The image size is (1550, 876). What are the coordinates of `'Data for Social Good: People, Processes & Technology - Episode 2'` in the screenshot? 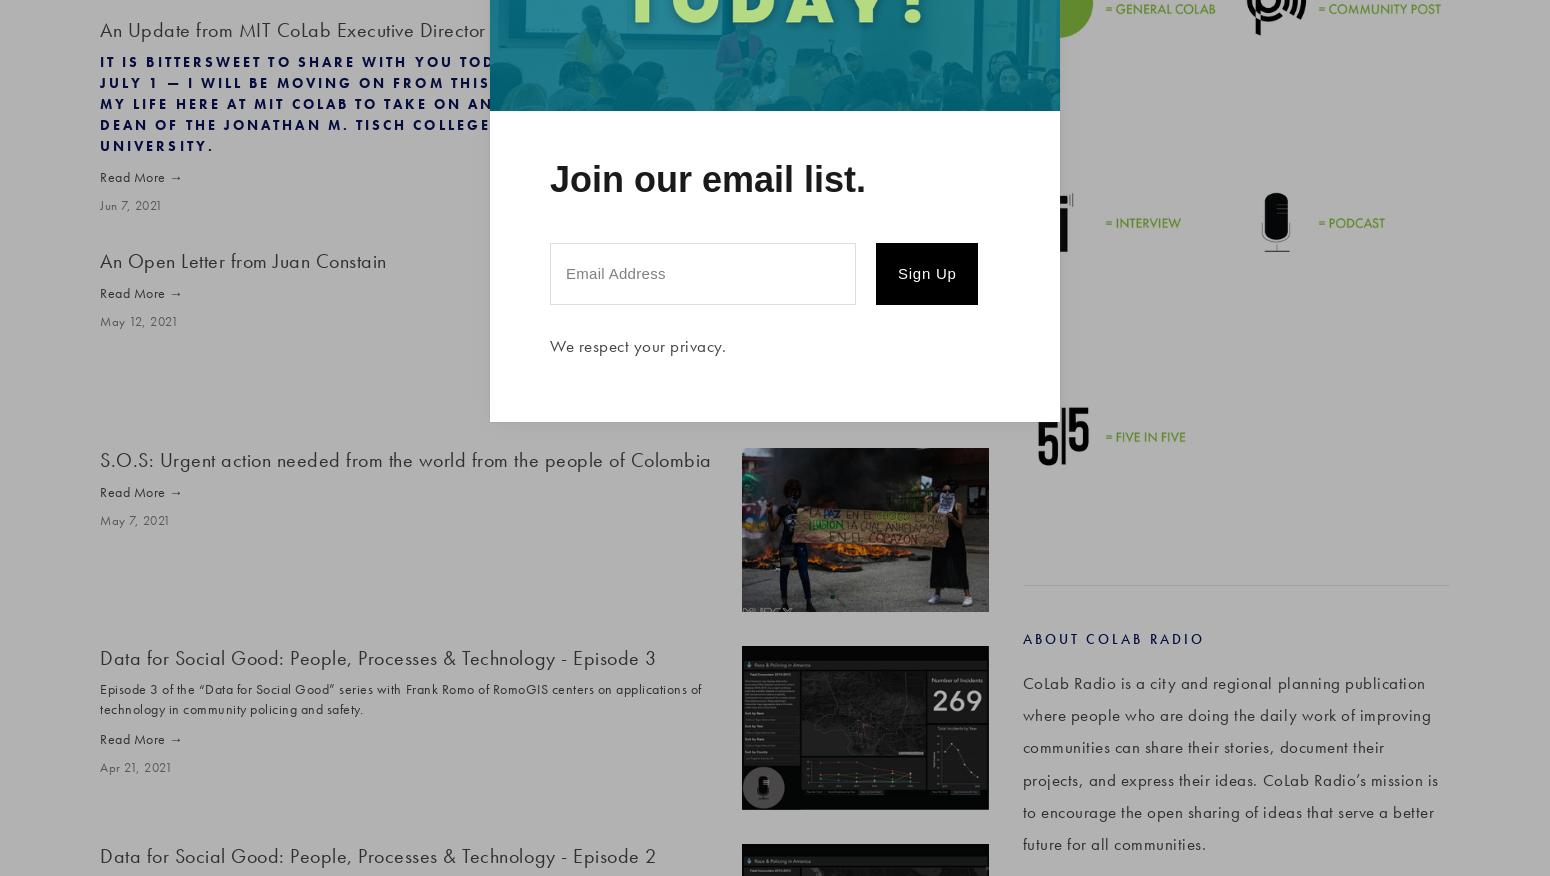 It's located at (377, 856).